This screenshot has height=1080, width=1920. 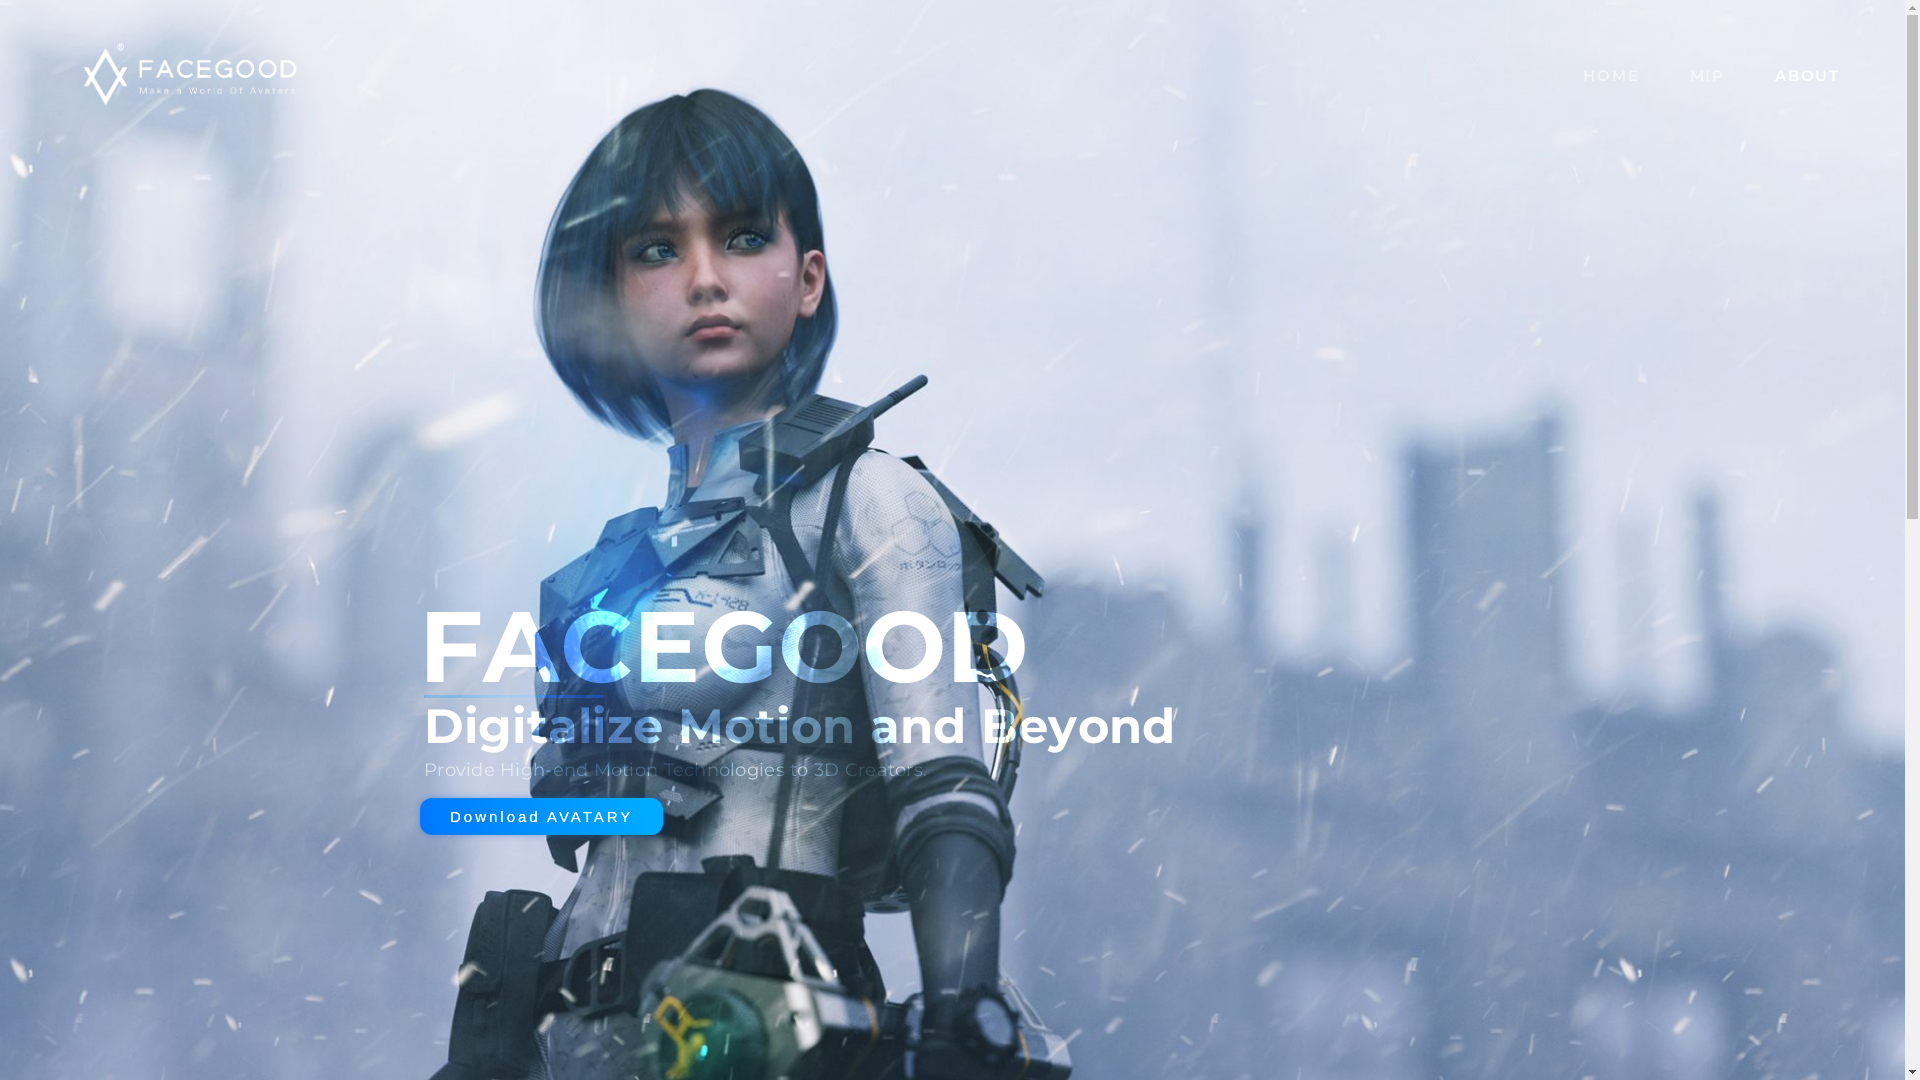 What do you see at coordinates (1688, 72) in the screenshot?
I see `'MIP'` at bounding box center [1688, 72].